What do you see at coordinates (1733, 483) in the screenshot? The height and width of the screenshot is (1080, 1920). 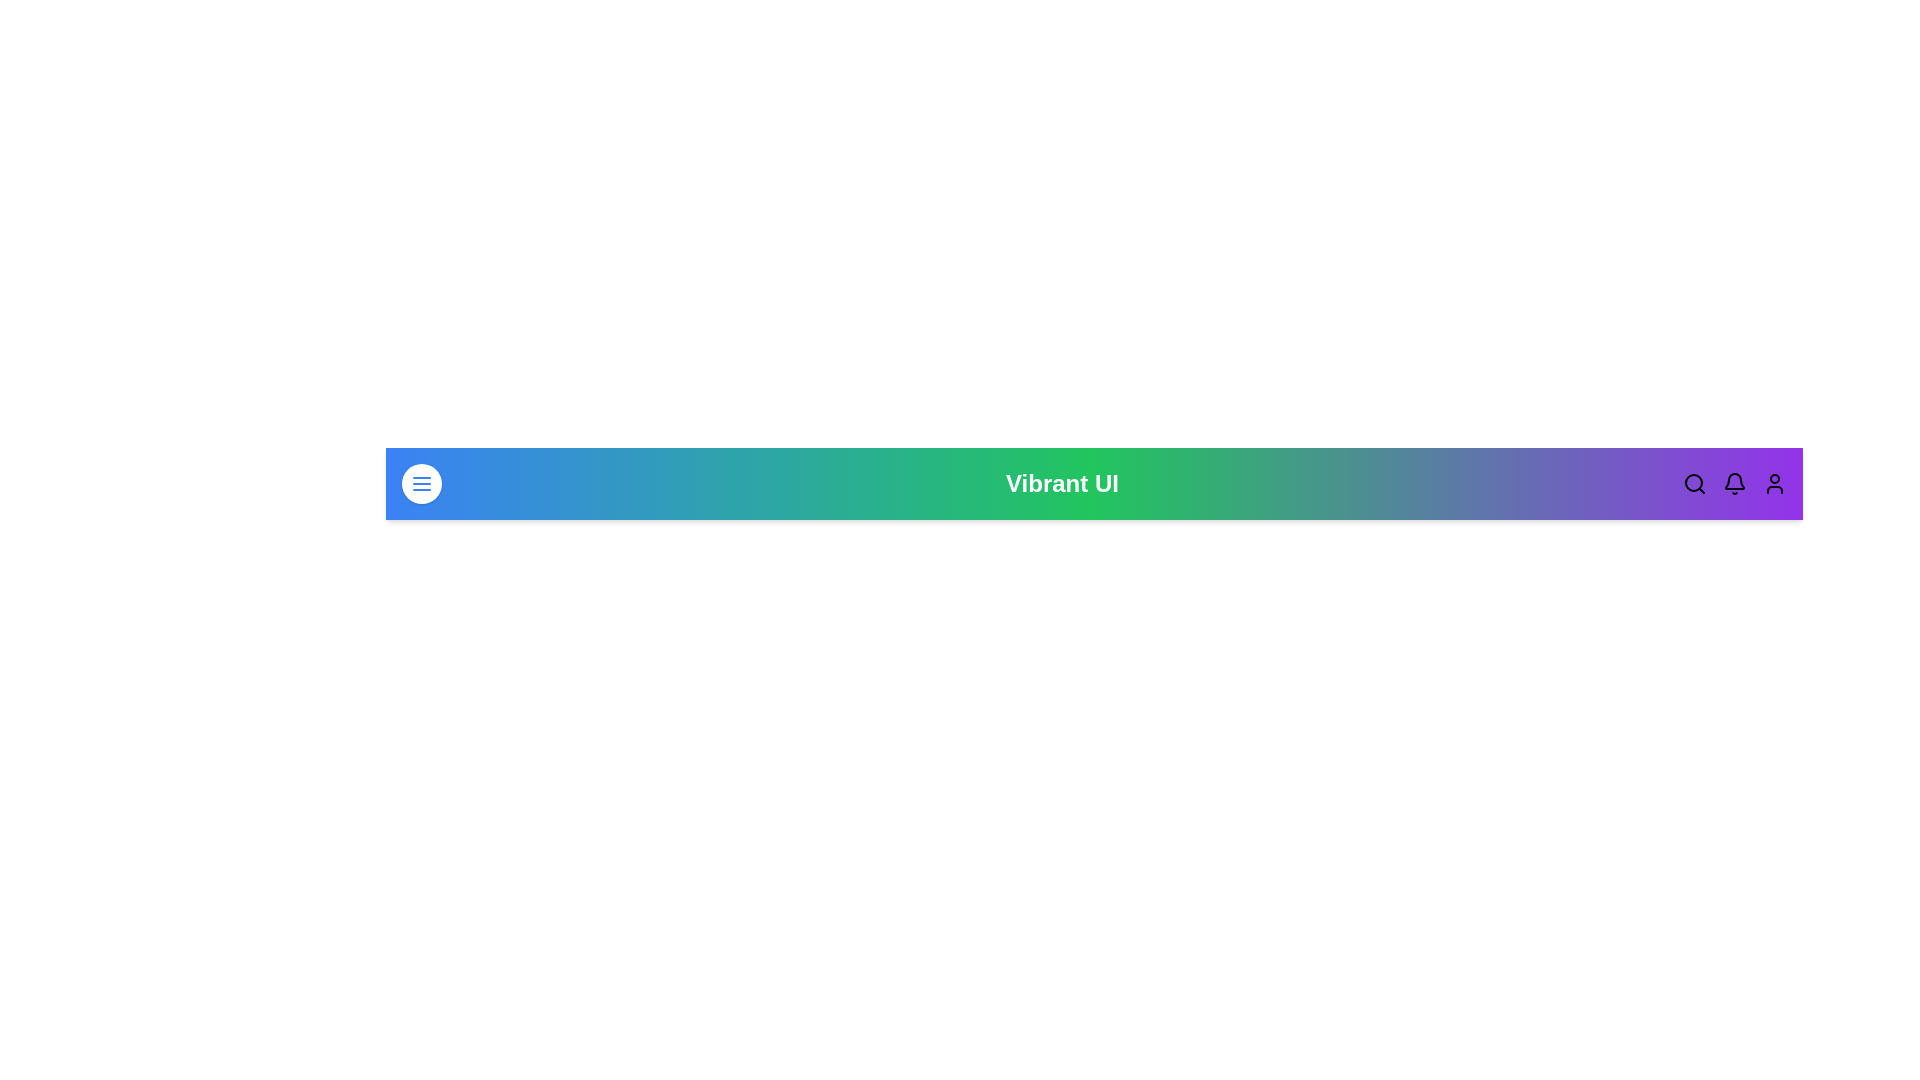 I see `the notification icon to view notifications` at bounding box center [1733, 483].